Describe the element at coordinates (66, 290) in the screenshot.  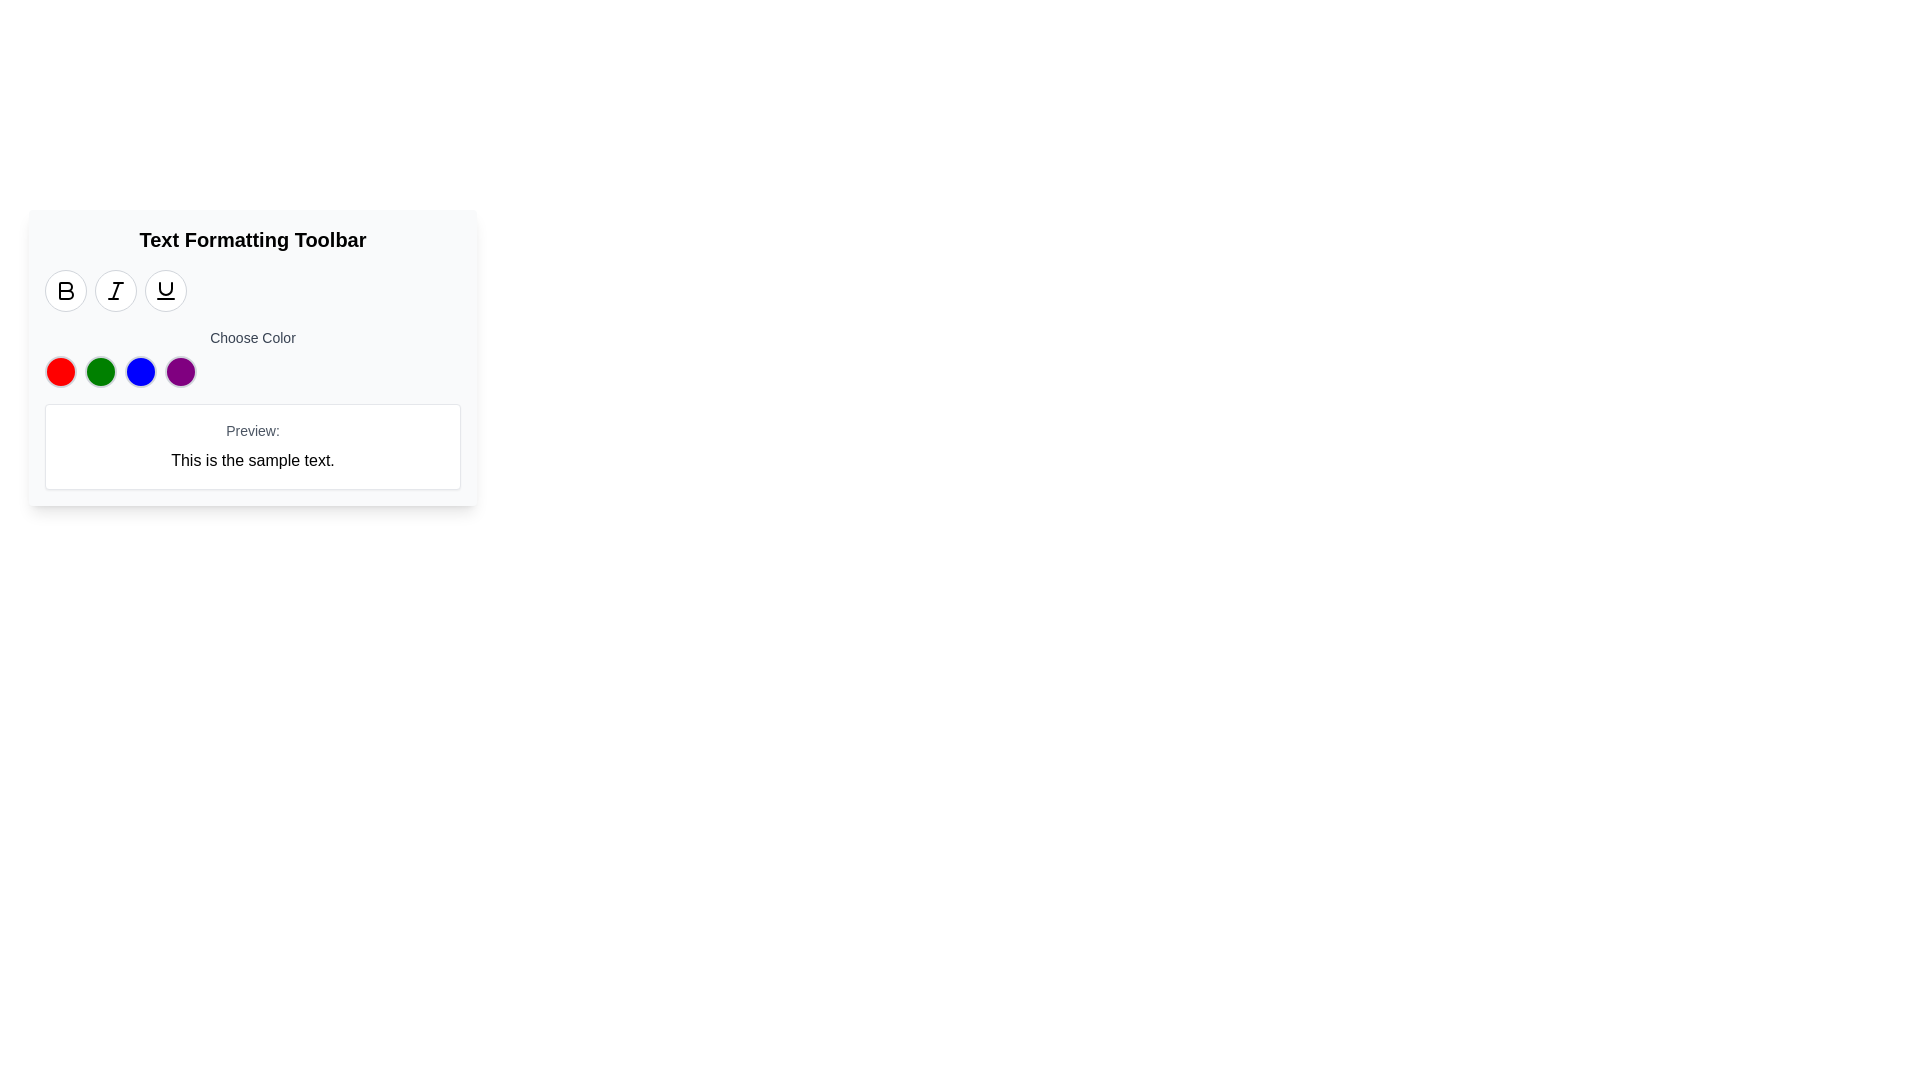
I see `the bold formatting button, represented by the letter 'B' in a circular design` at that location.